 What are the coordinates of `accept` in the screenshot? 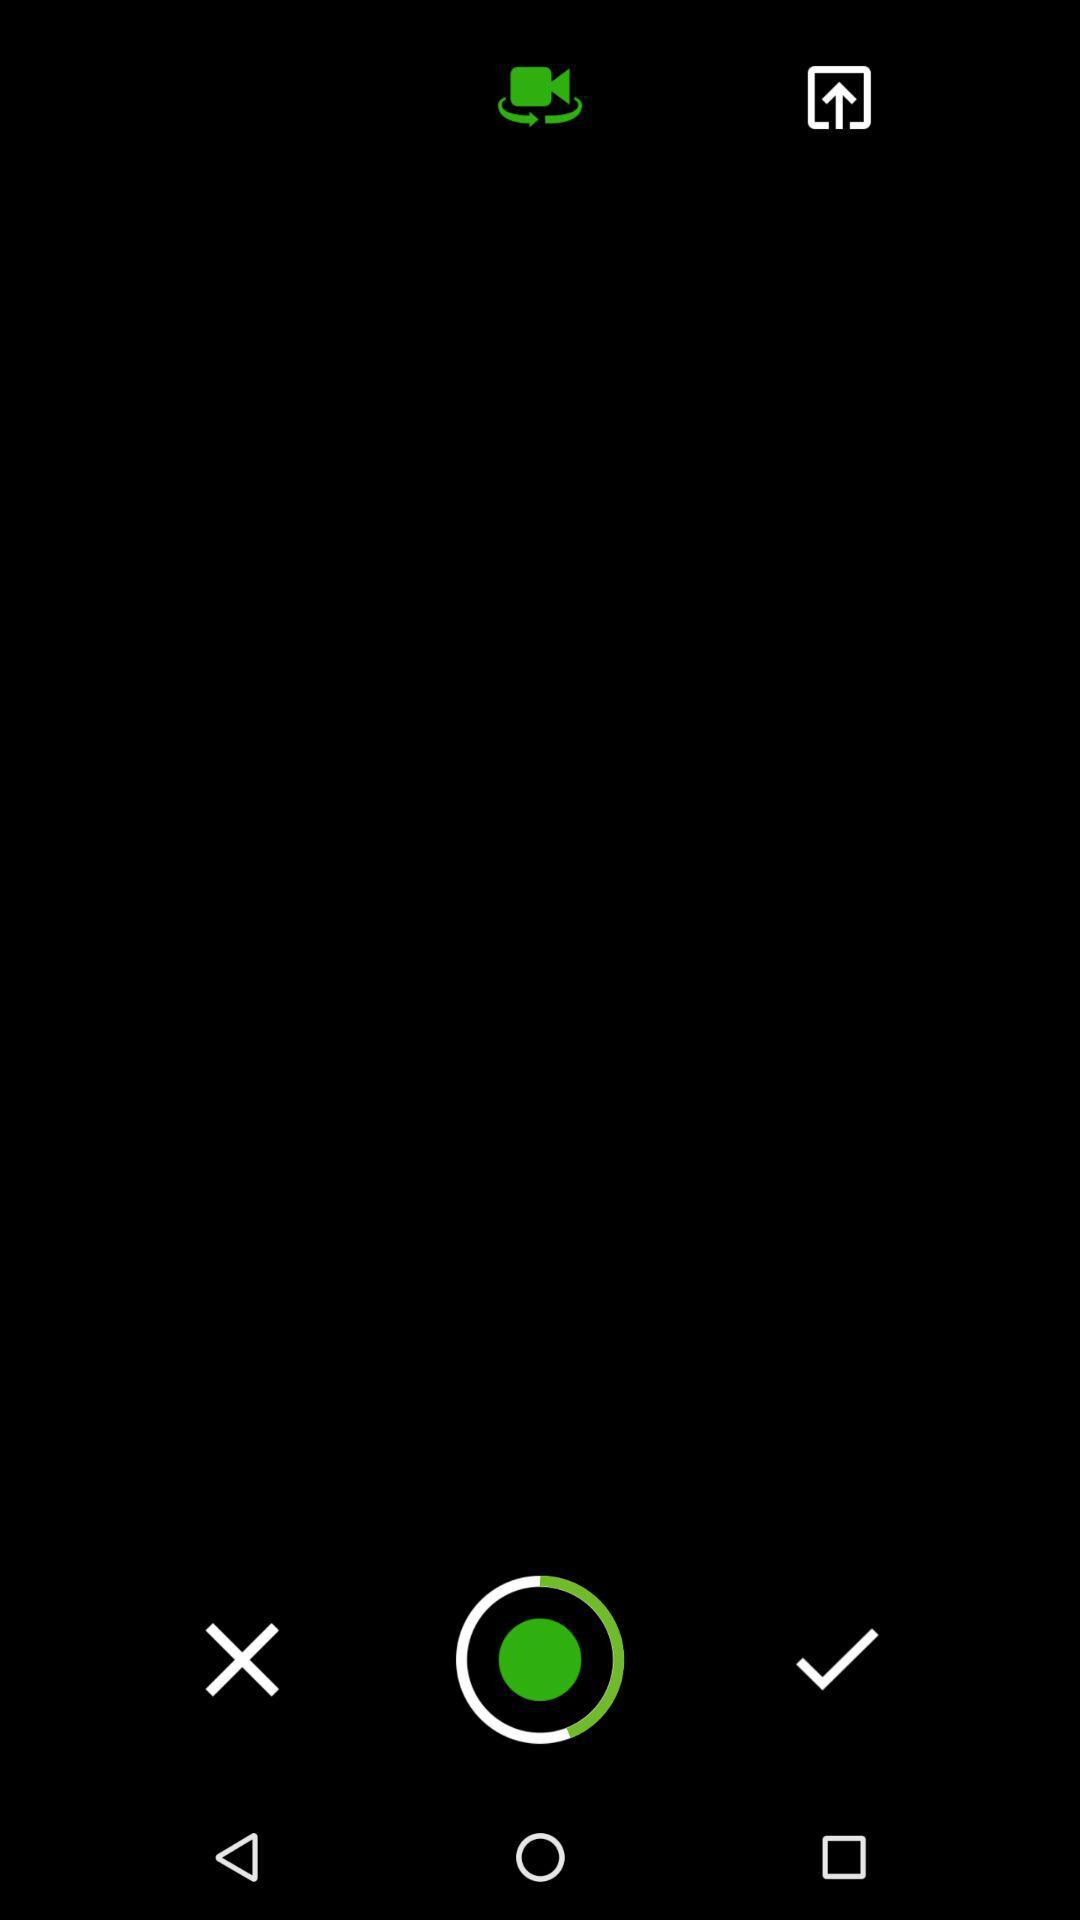 It's located at (837, 1659).